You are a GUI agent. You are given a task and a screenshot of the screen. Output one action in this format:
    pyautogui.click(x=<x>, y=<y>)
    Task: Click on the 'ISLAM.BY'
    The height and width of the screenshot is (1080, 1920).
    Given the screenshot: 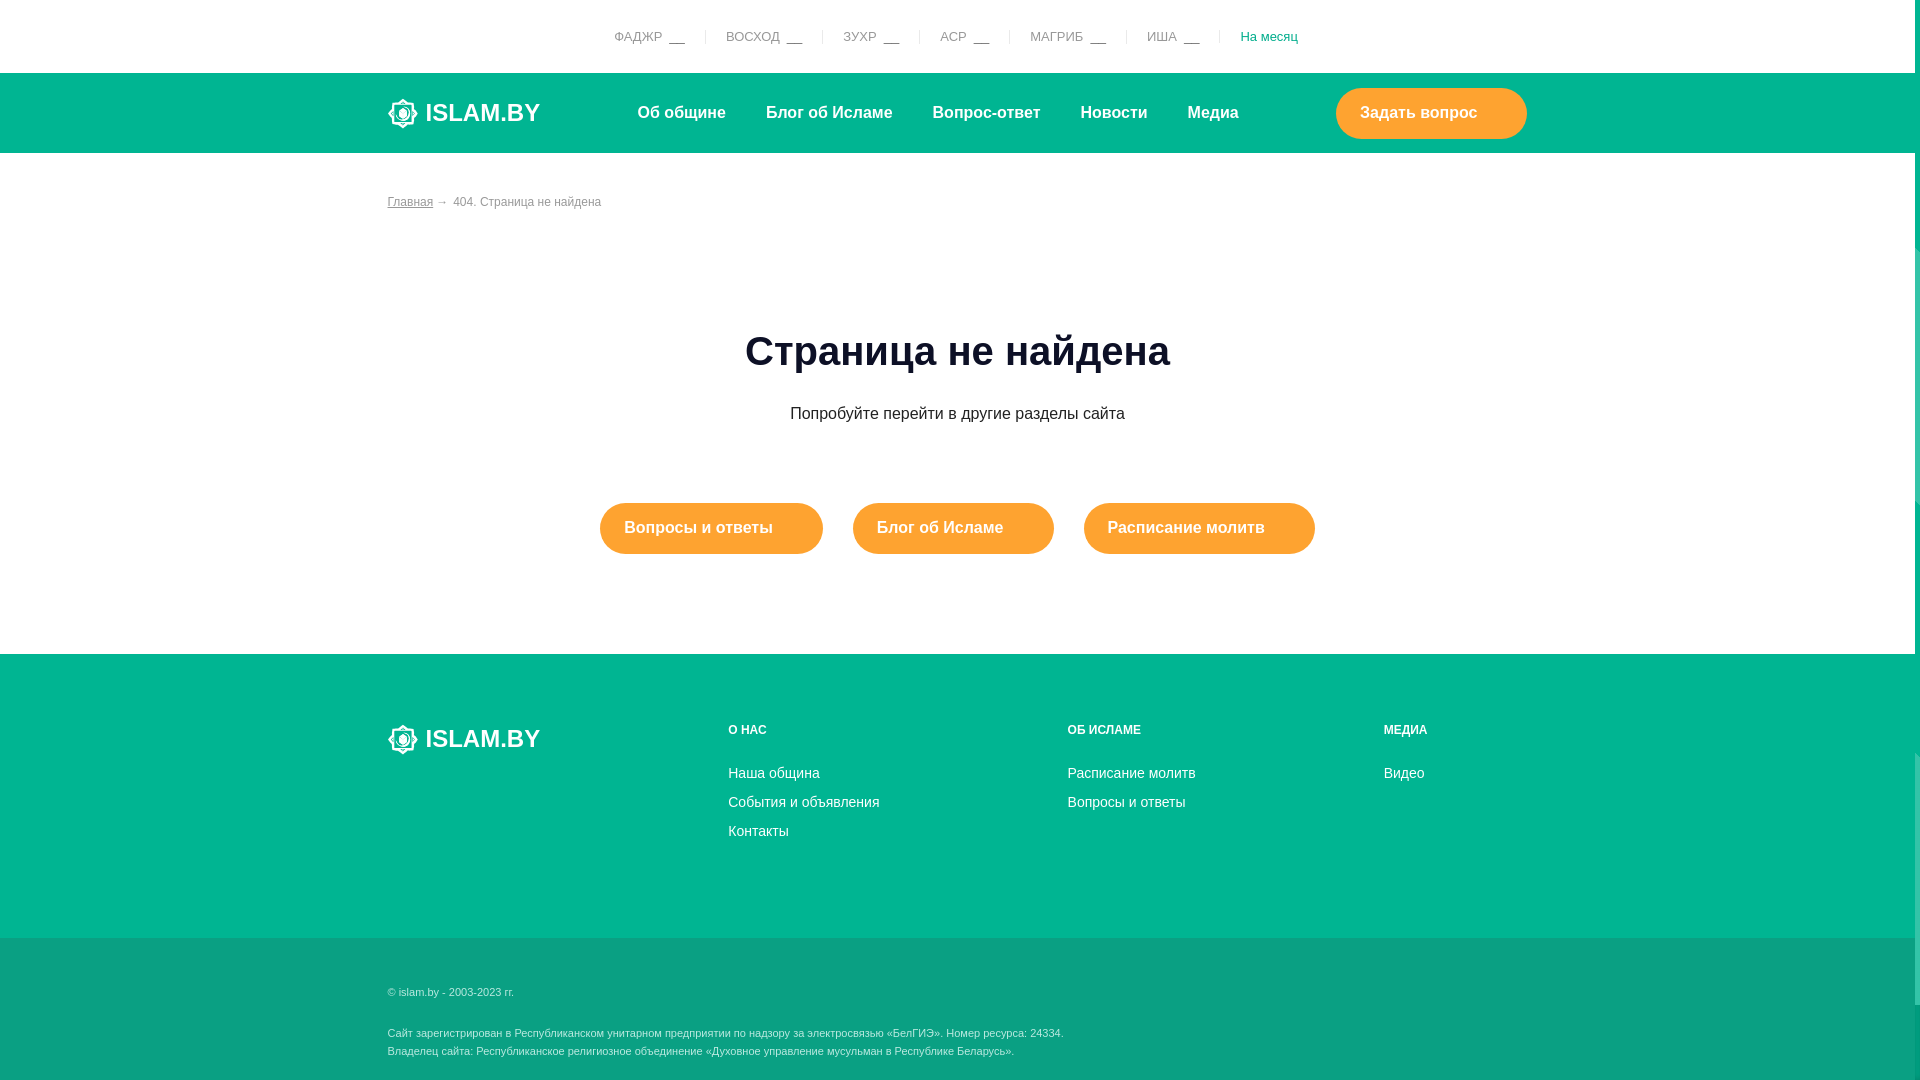 What is the action you would take?
    pyautogui.click(x=463, y=113)
    